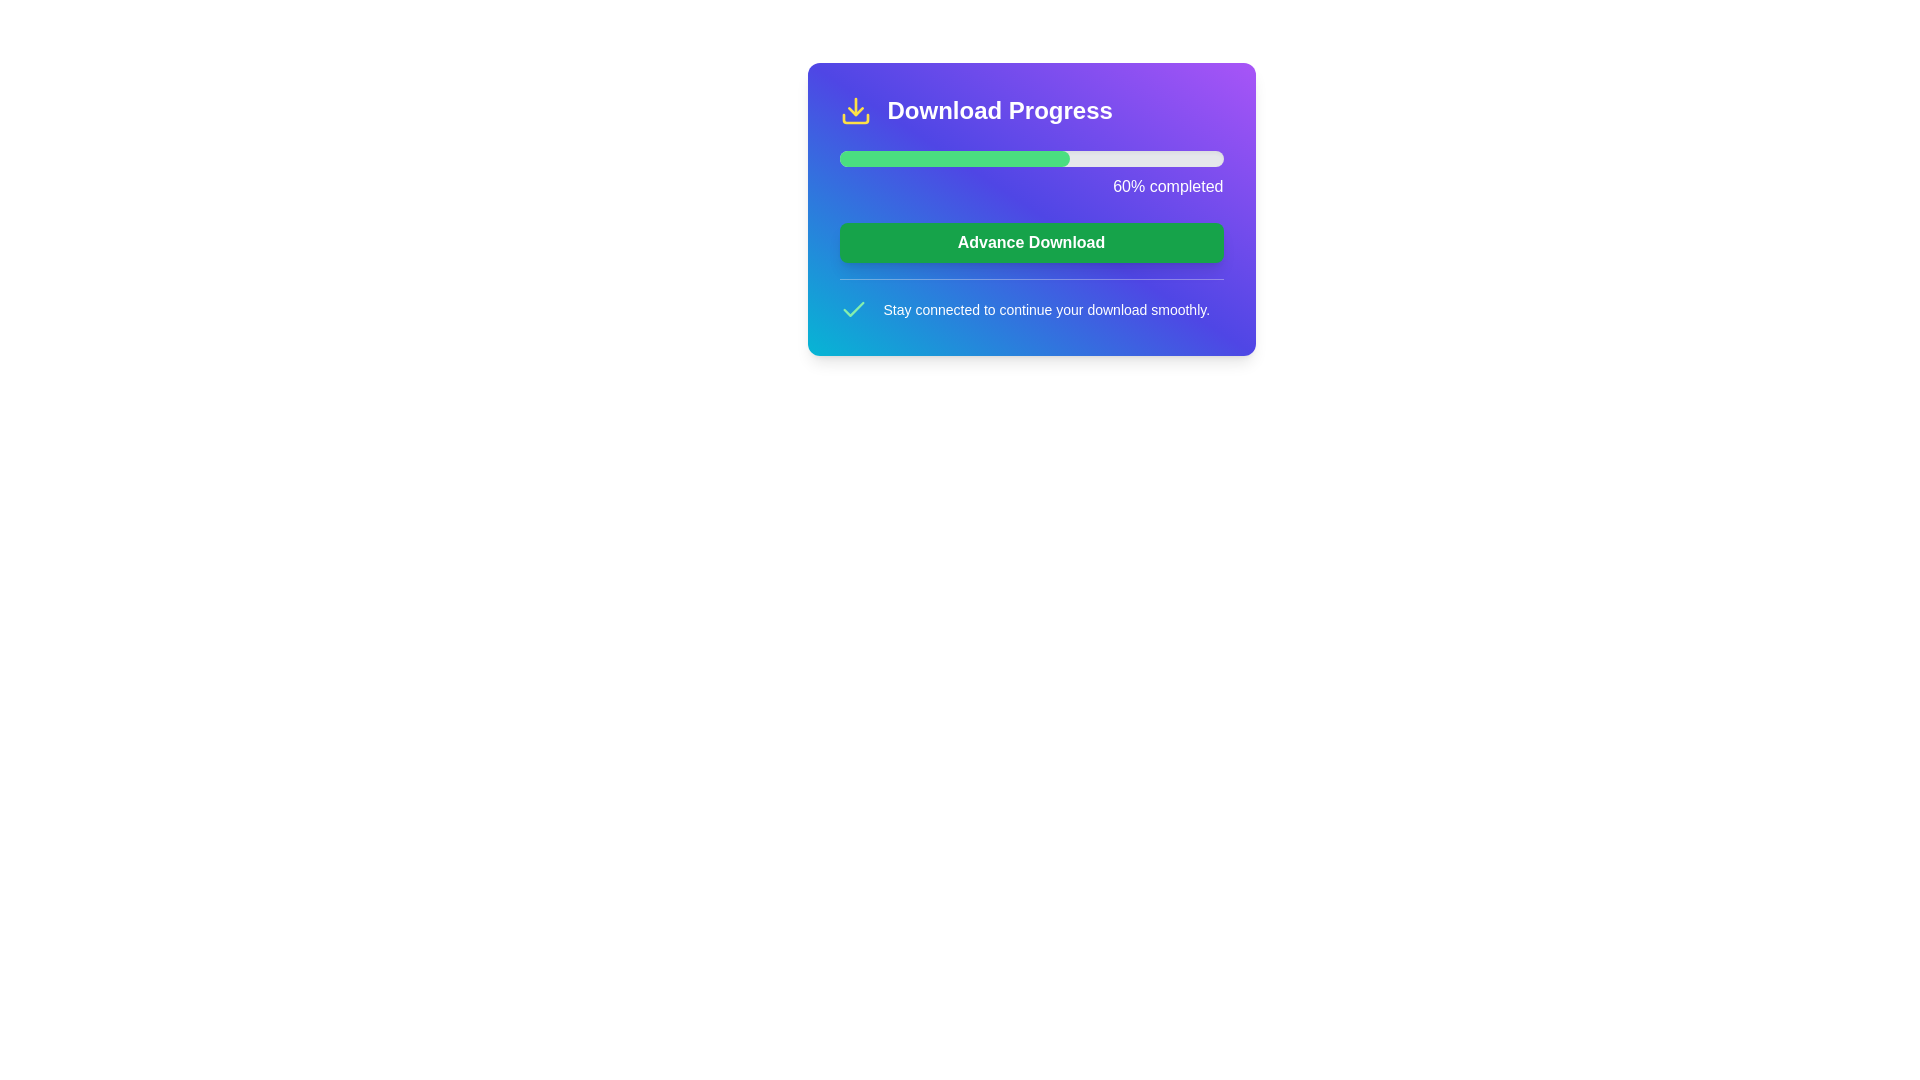 The width and height of the screenshot is (1920, 1080). What do you see at coordinates (853, 309) in the screenshot?
I see `the green checkmark icon located near the top-left corner of the rectangular card UI component, which is nested within an SVG element close to the text 'Download Progress'` at bounding box center [853, 309].